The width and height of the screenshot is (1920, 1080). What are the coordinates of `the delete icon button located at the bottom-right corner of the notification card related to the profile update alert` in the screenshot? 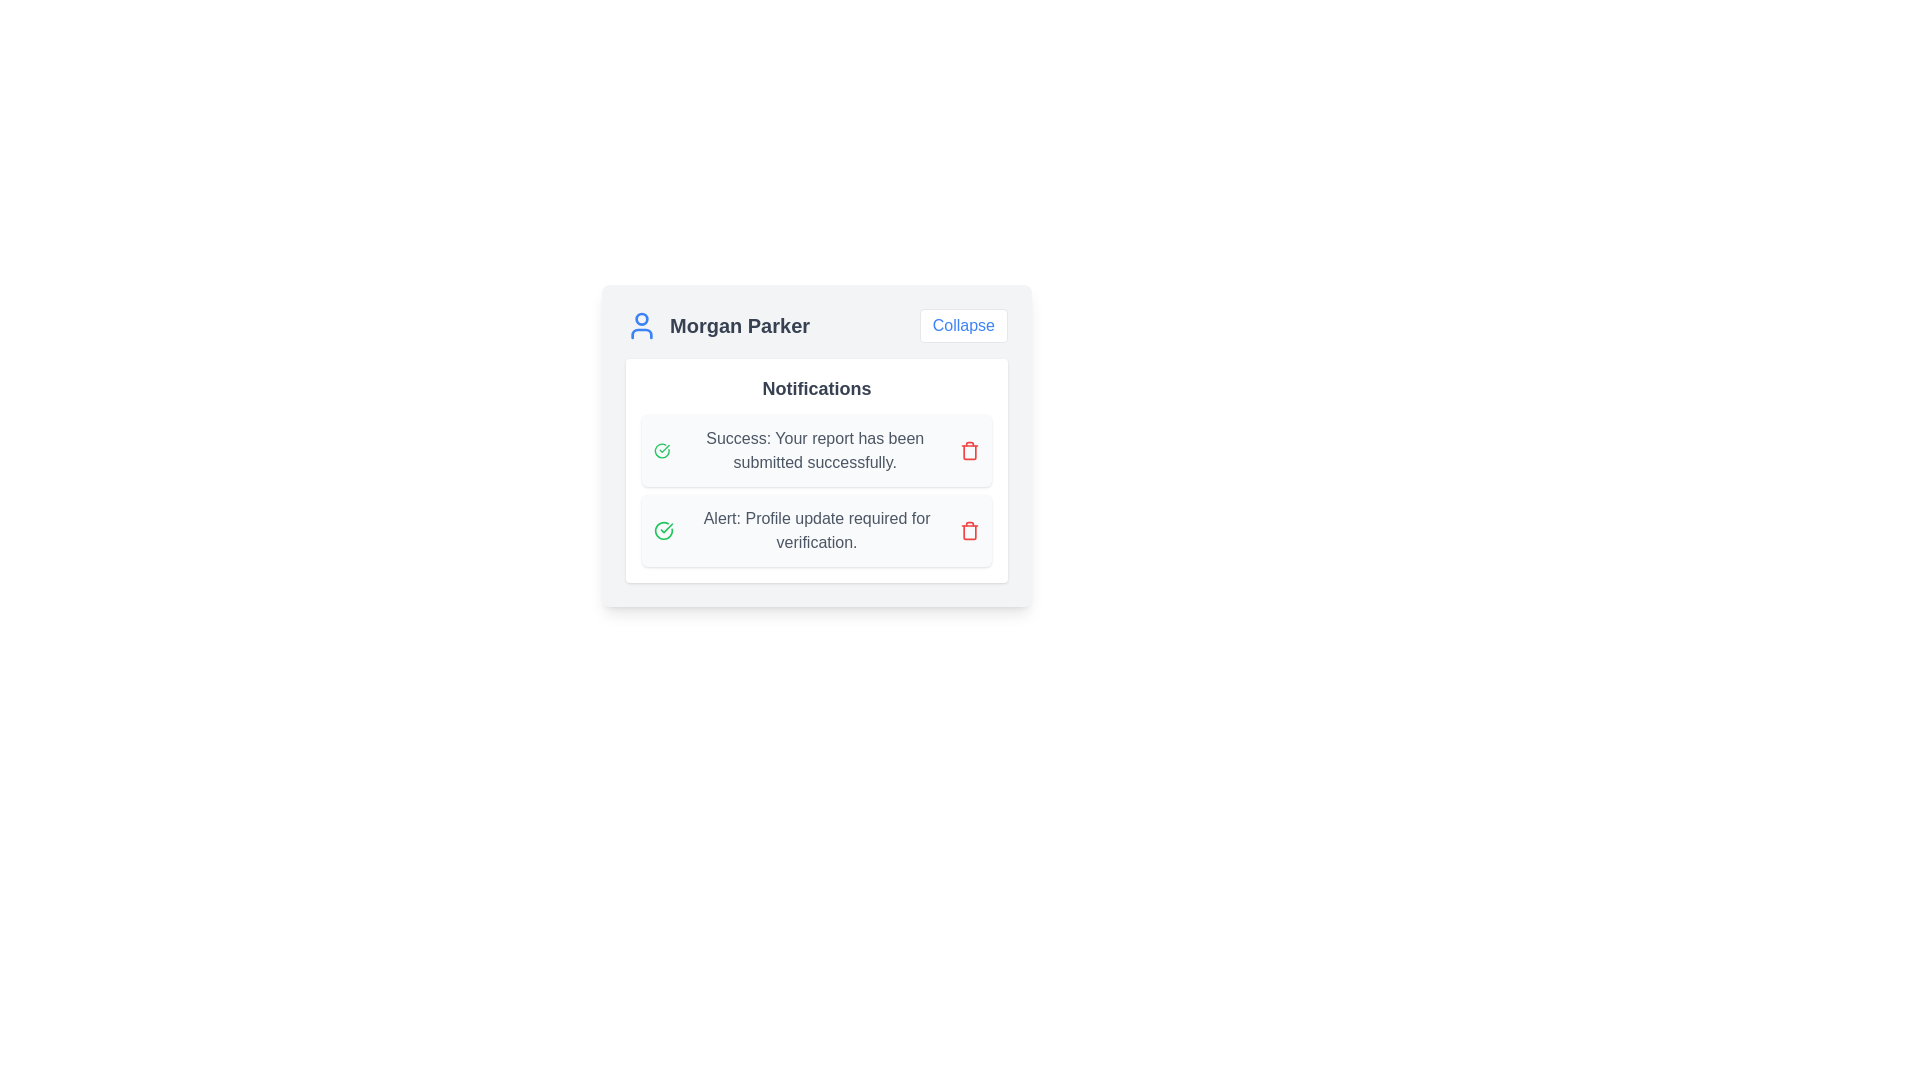 It's located at (969, 530).